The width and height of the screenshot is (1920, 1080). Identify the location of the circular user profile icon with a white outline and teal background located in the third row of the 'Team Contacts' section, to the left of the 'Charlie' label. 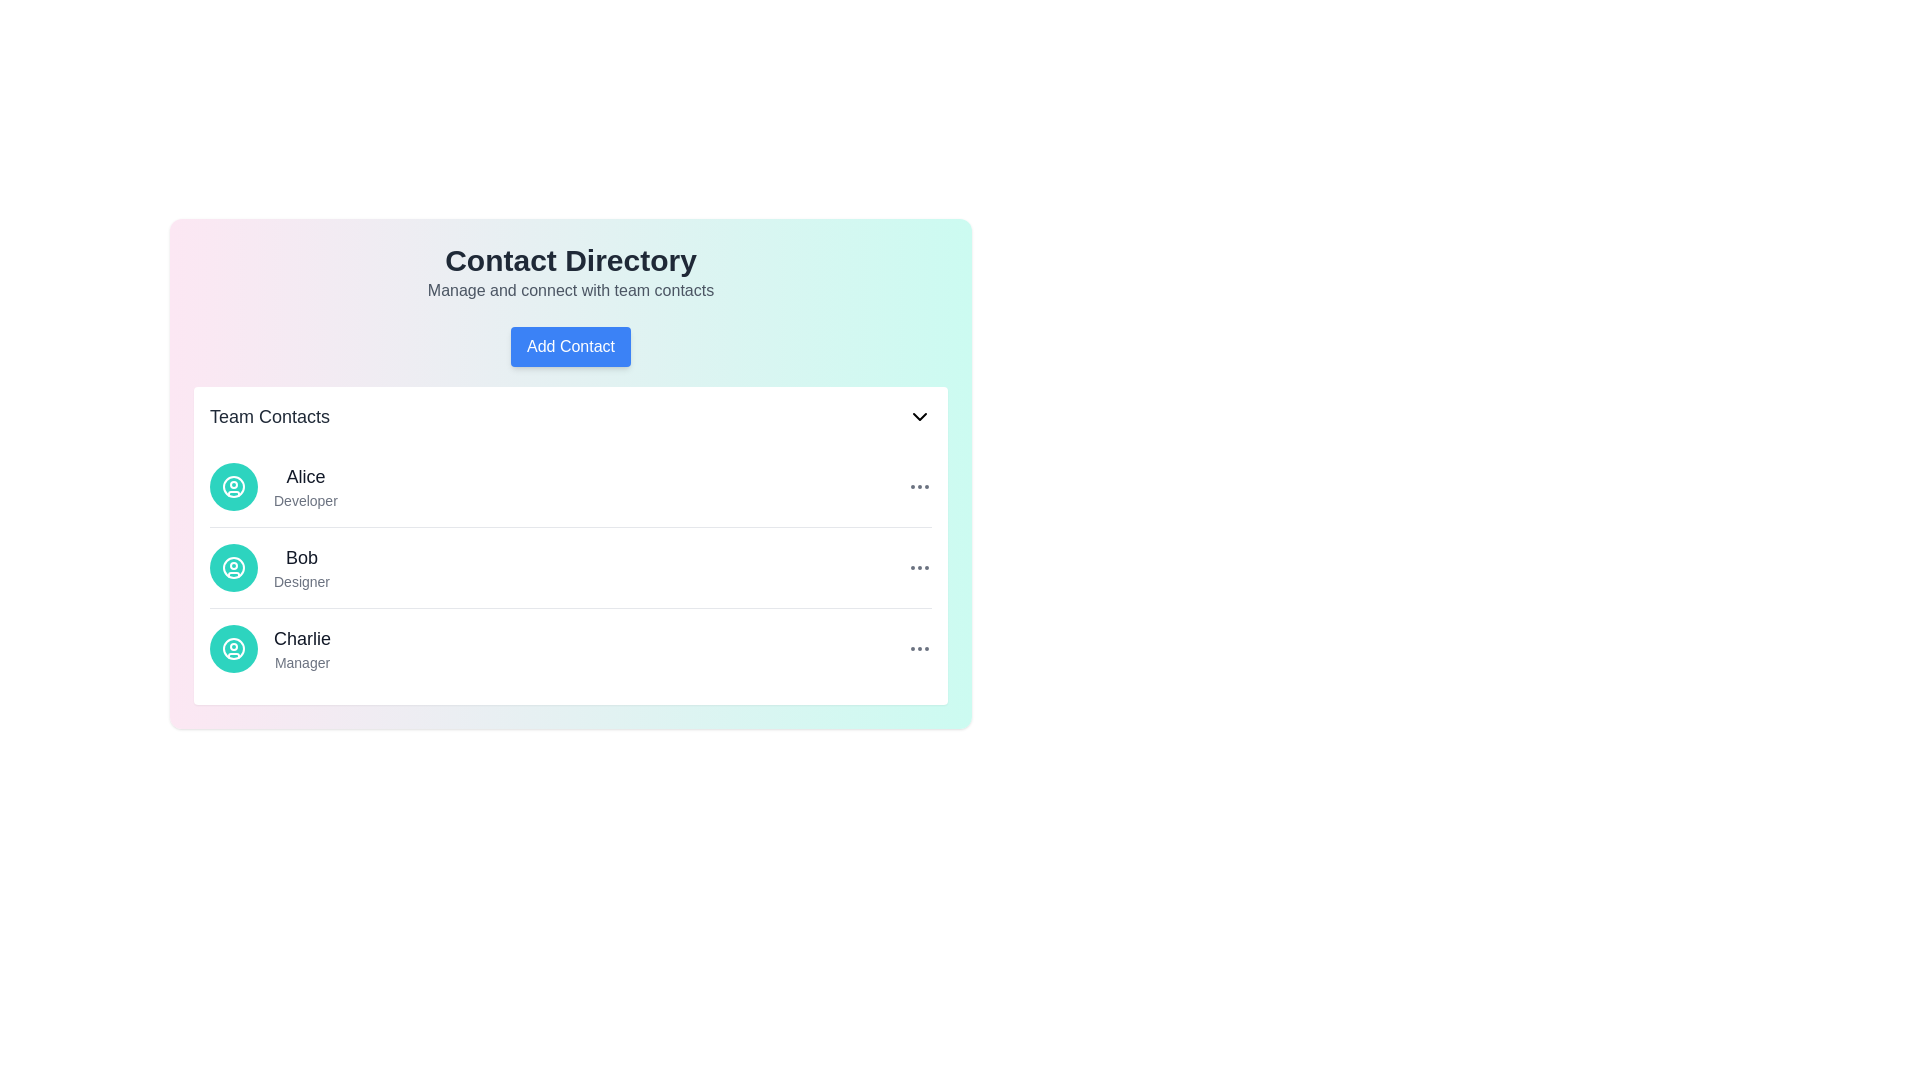
(234, 648).